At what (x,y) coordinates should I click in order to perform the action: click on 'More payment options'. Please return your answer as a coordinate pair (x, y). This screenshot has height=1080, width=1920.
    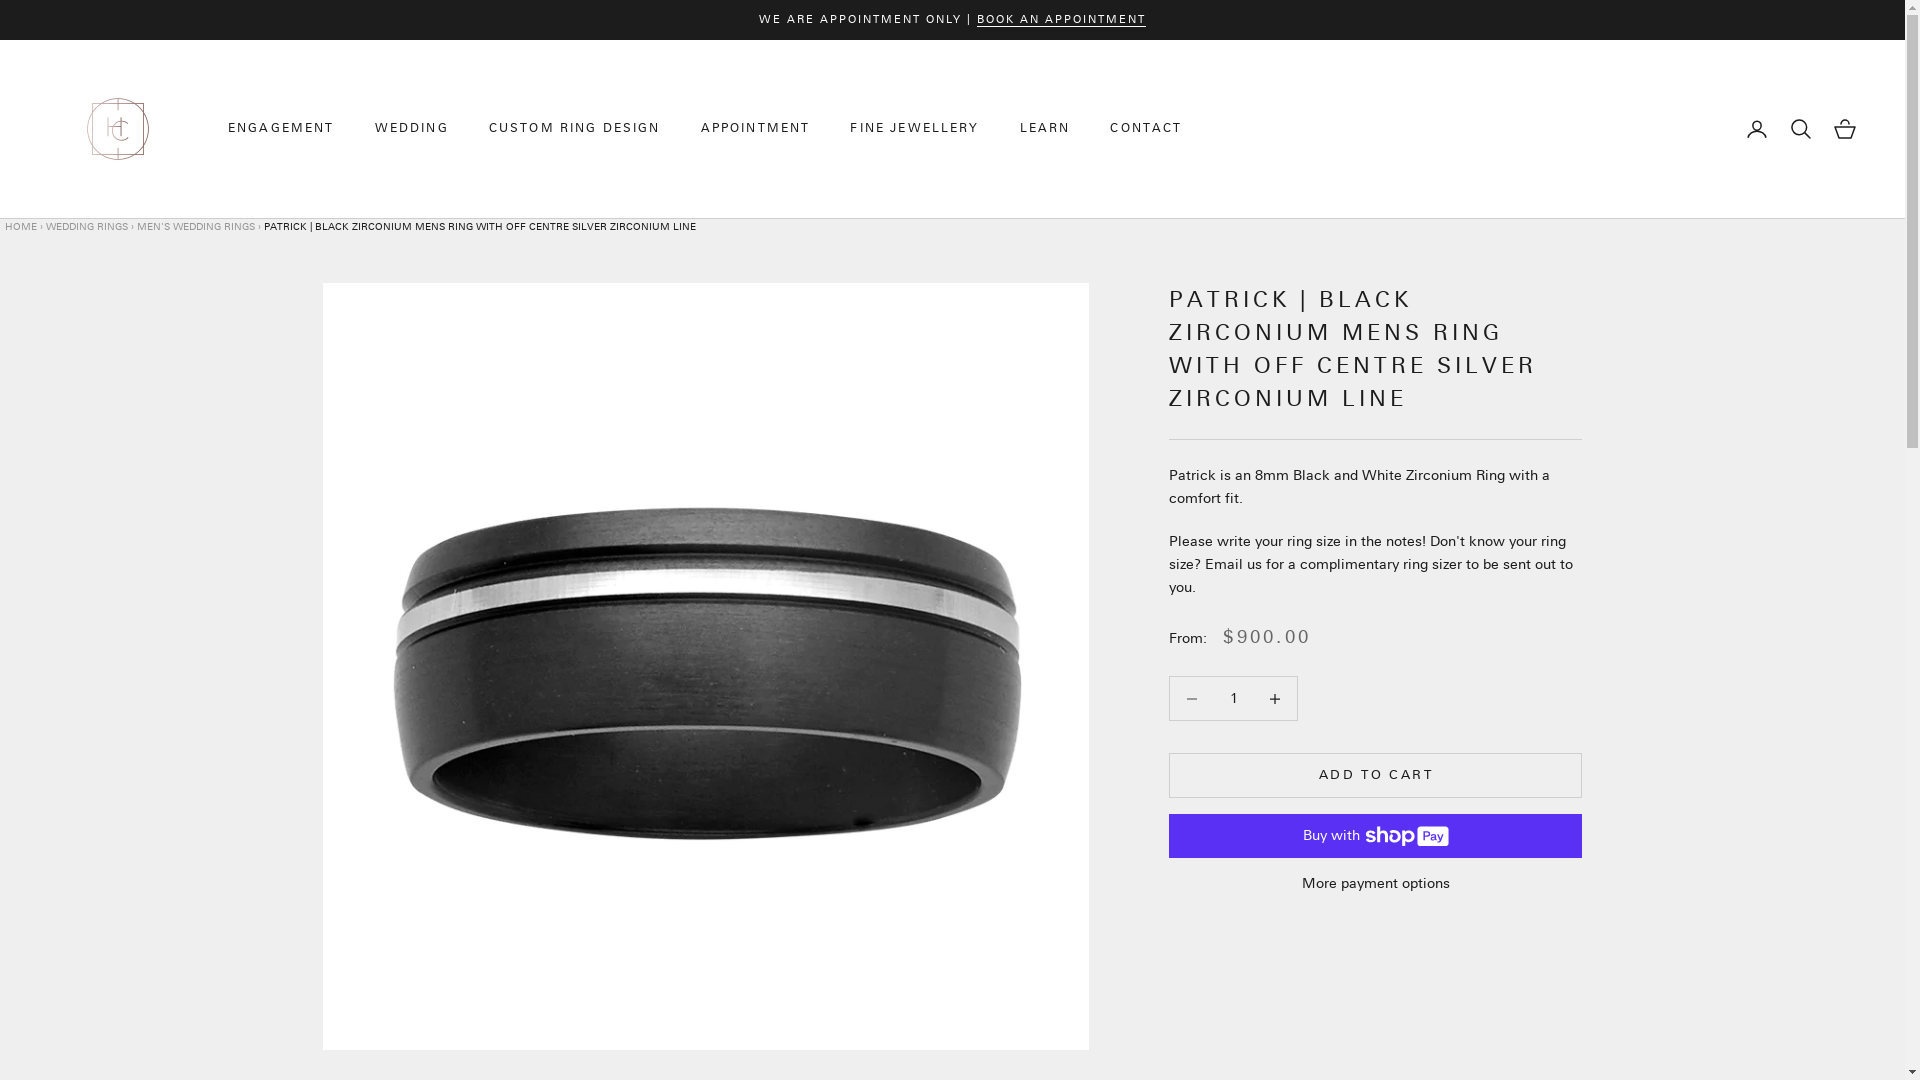
    Looking at the image, I should click on (1374, 882).